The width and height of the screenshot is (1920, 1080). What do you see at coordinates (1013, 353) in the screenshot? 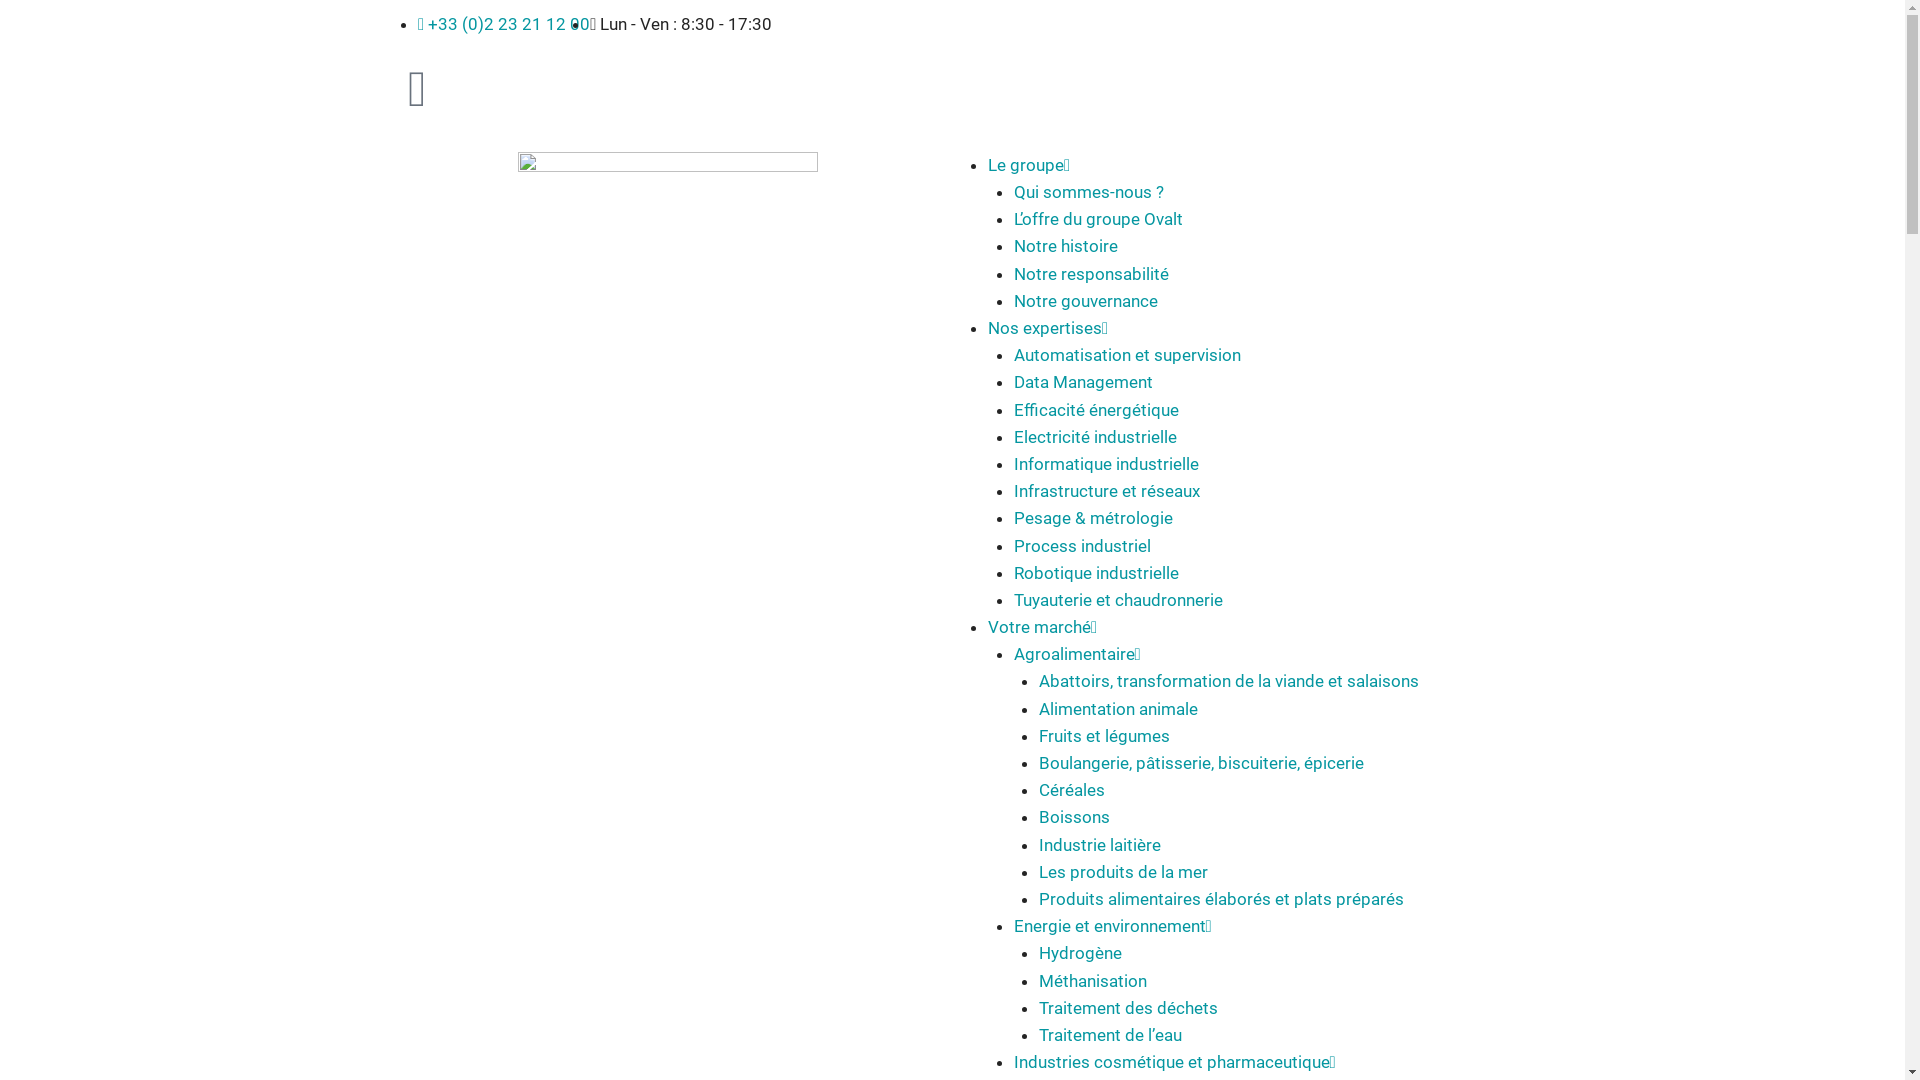
I see `'Automatisation et supervision'` at bounding box center [1013, 353].